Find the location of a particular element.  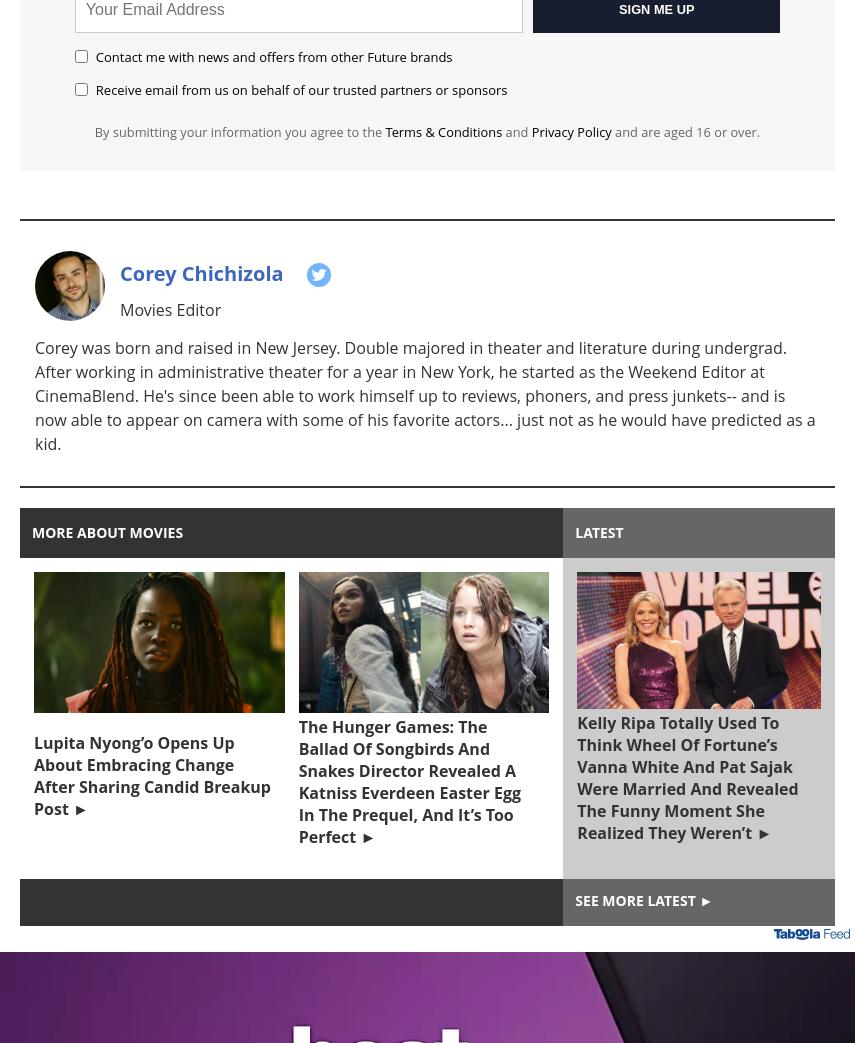

'Terms & Conditions' is located at coordinates (442, 132).